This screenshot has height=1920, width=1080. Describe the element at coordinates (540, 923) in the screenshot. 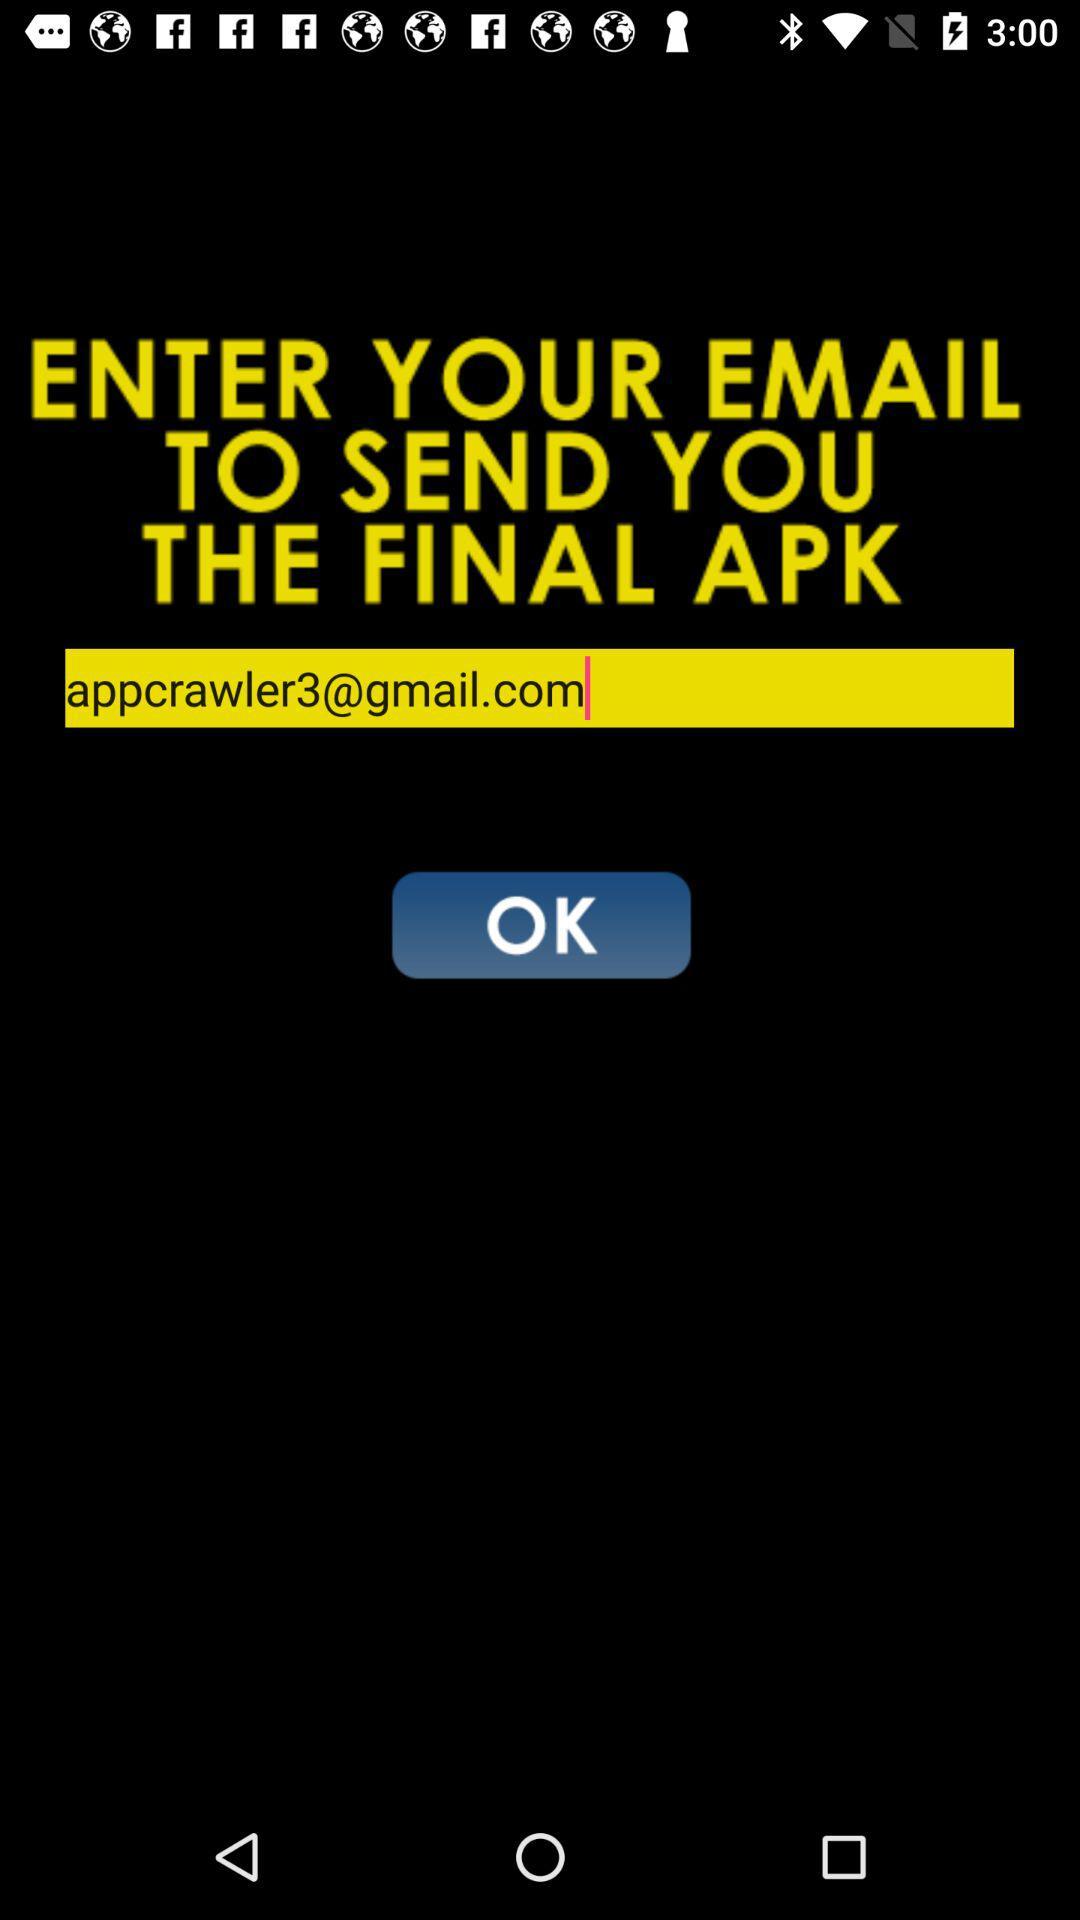

I see `button confirming email entered` at that location.